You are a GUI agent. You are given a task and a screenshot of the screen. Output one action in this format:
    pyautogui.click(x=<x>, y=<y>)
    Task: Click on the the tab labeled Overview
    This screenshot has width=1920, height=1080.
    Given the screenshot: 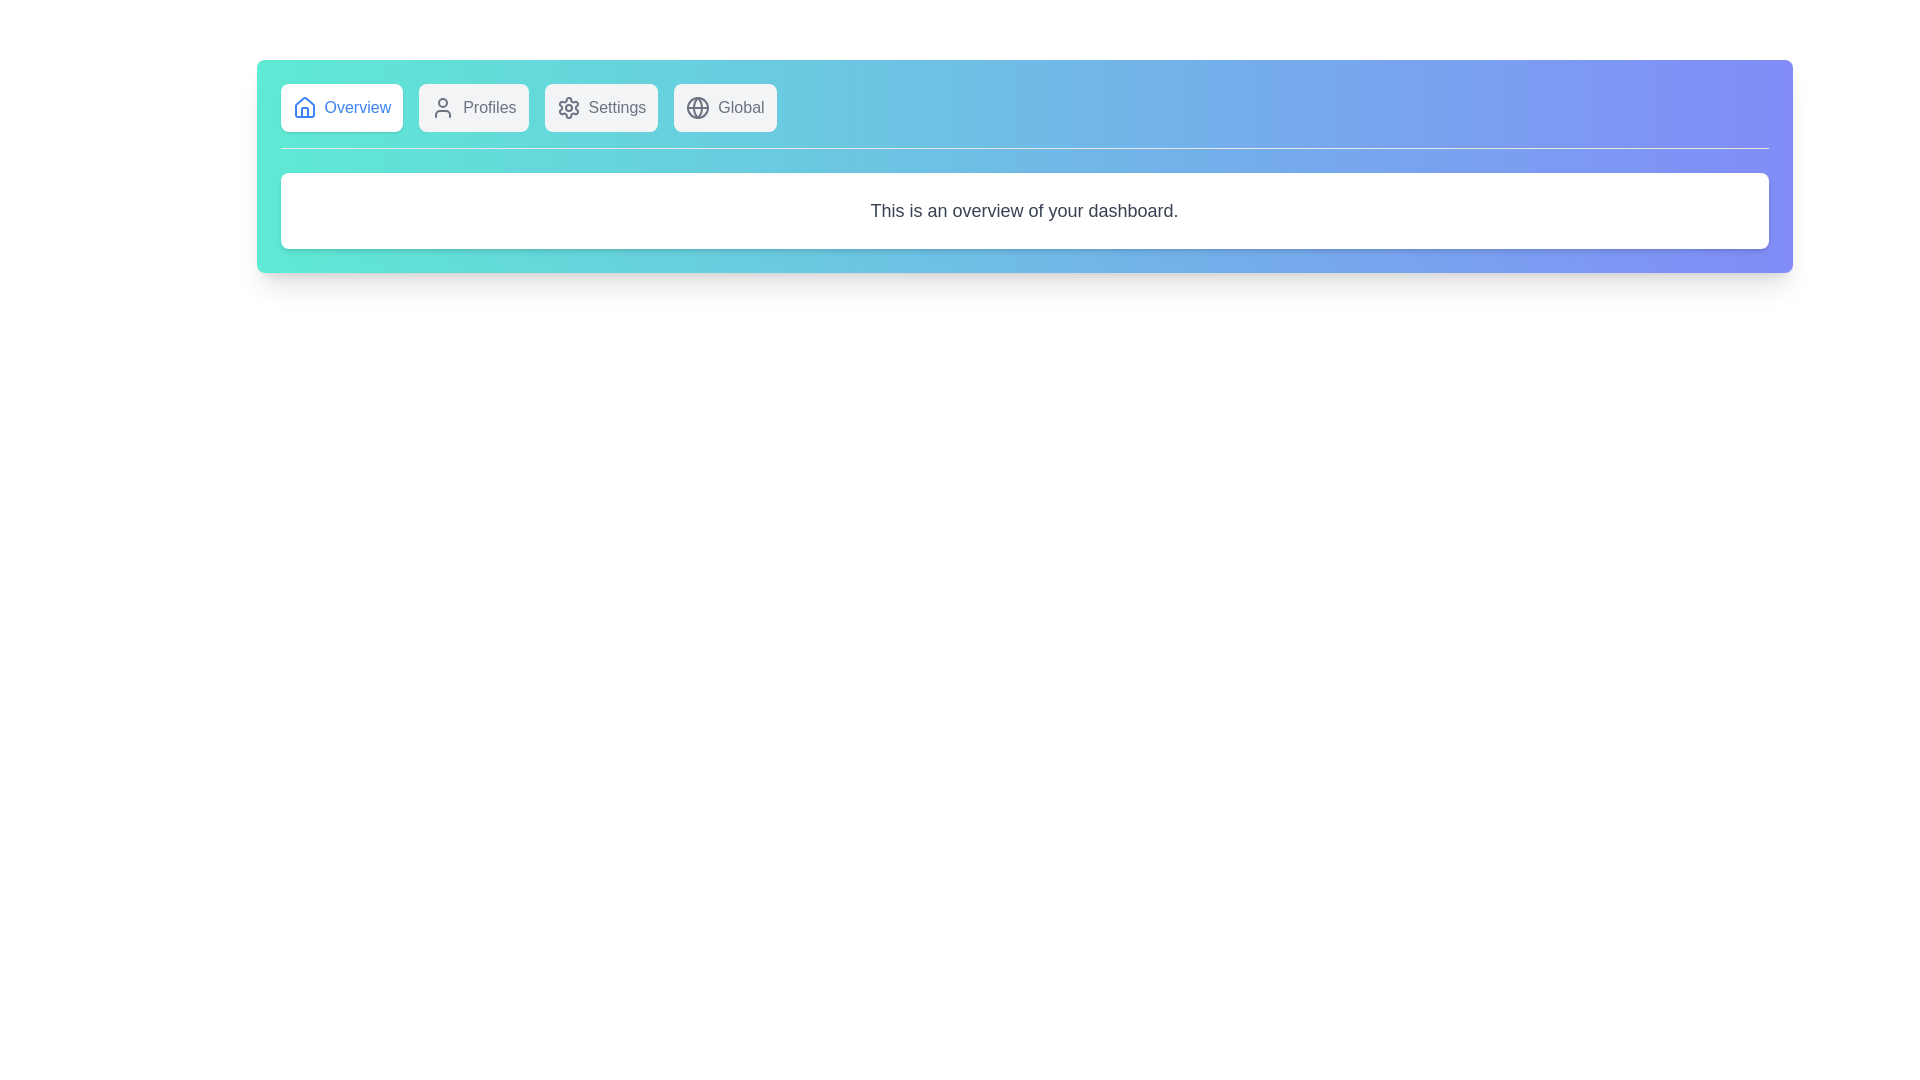 What is the action you would take?
    pyautogui.click(x=341, y=108)
    